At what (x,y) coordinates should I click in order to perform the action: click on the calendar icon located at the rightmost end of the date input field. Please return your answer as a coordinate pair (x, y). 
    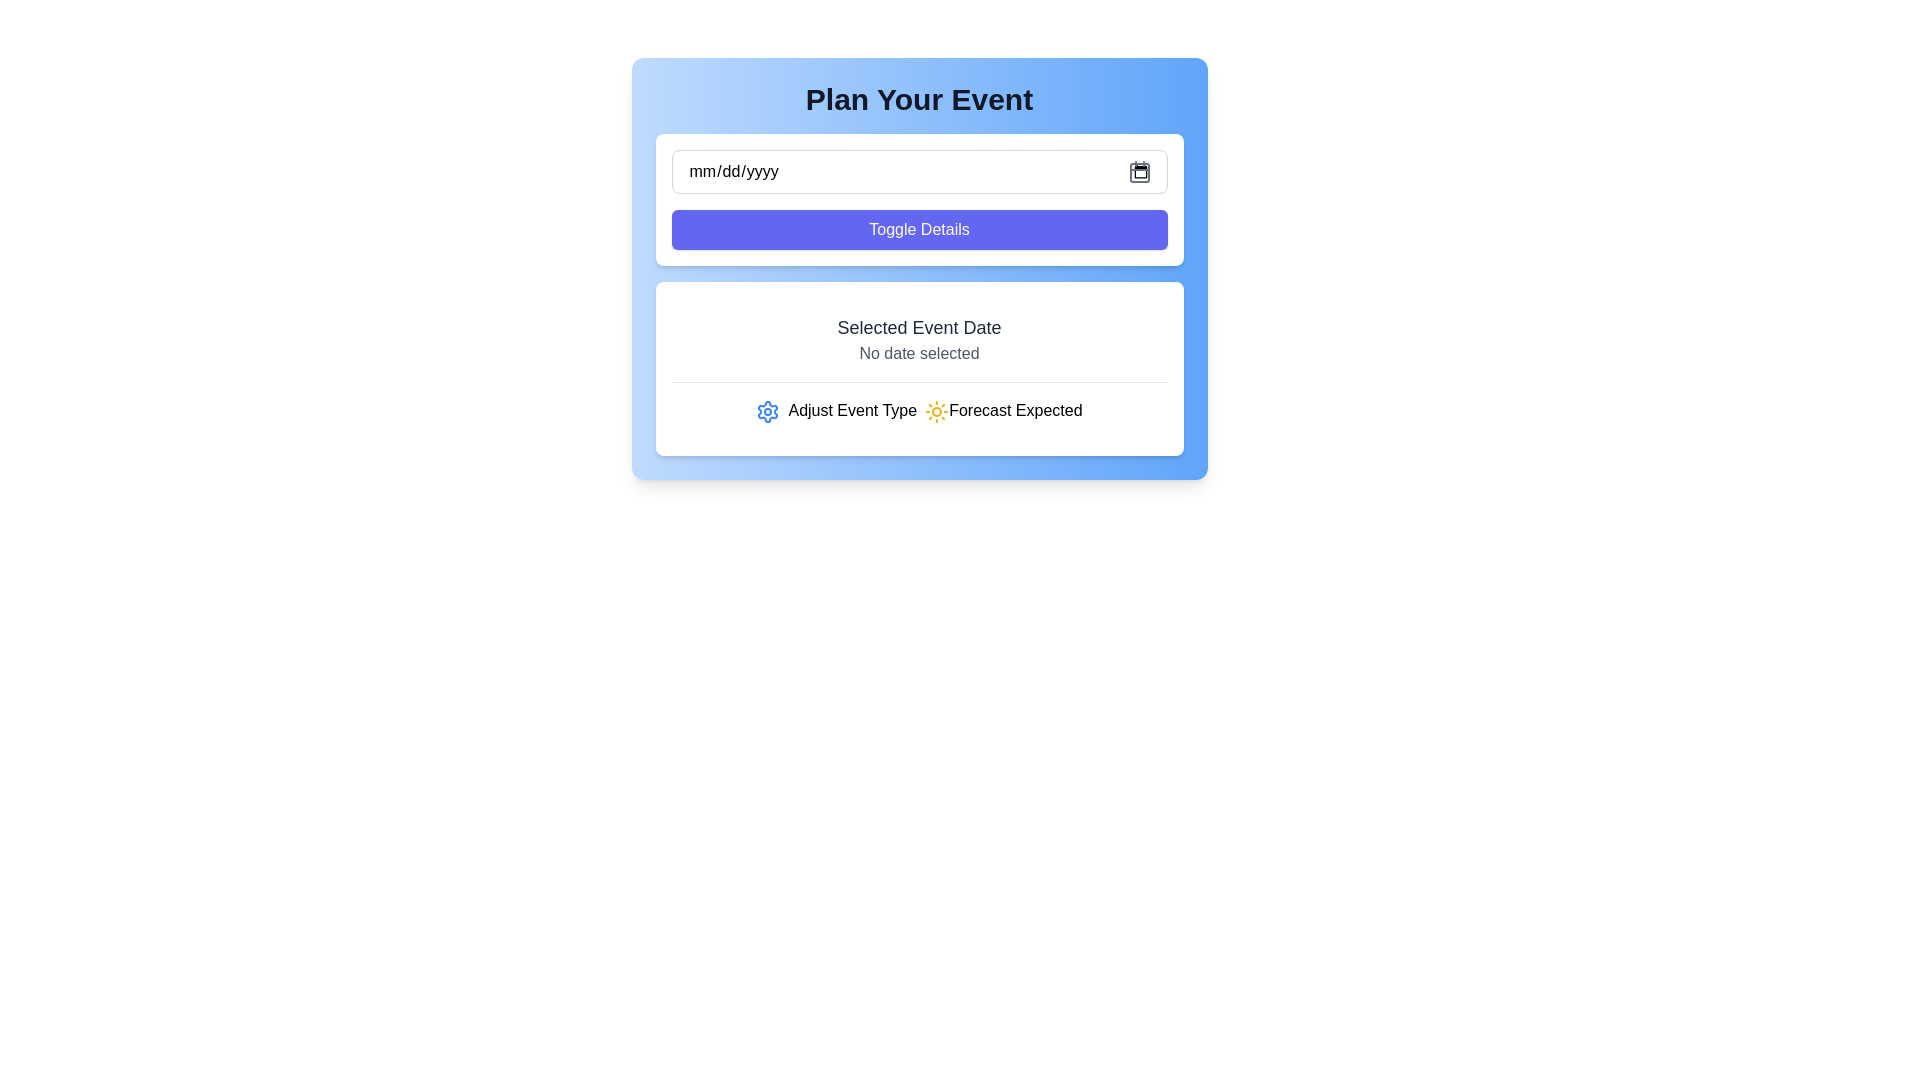
    Looking at the image, I should click on (1139, 171).